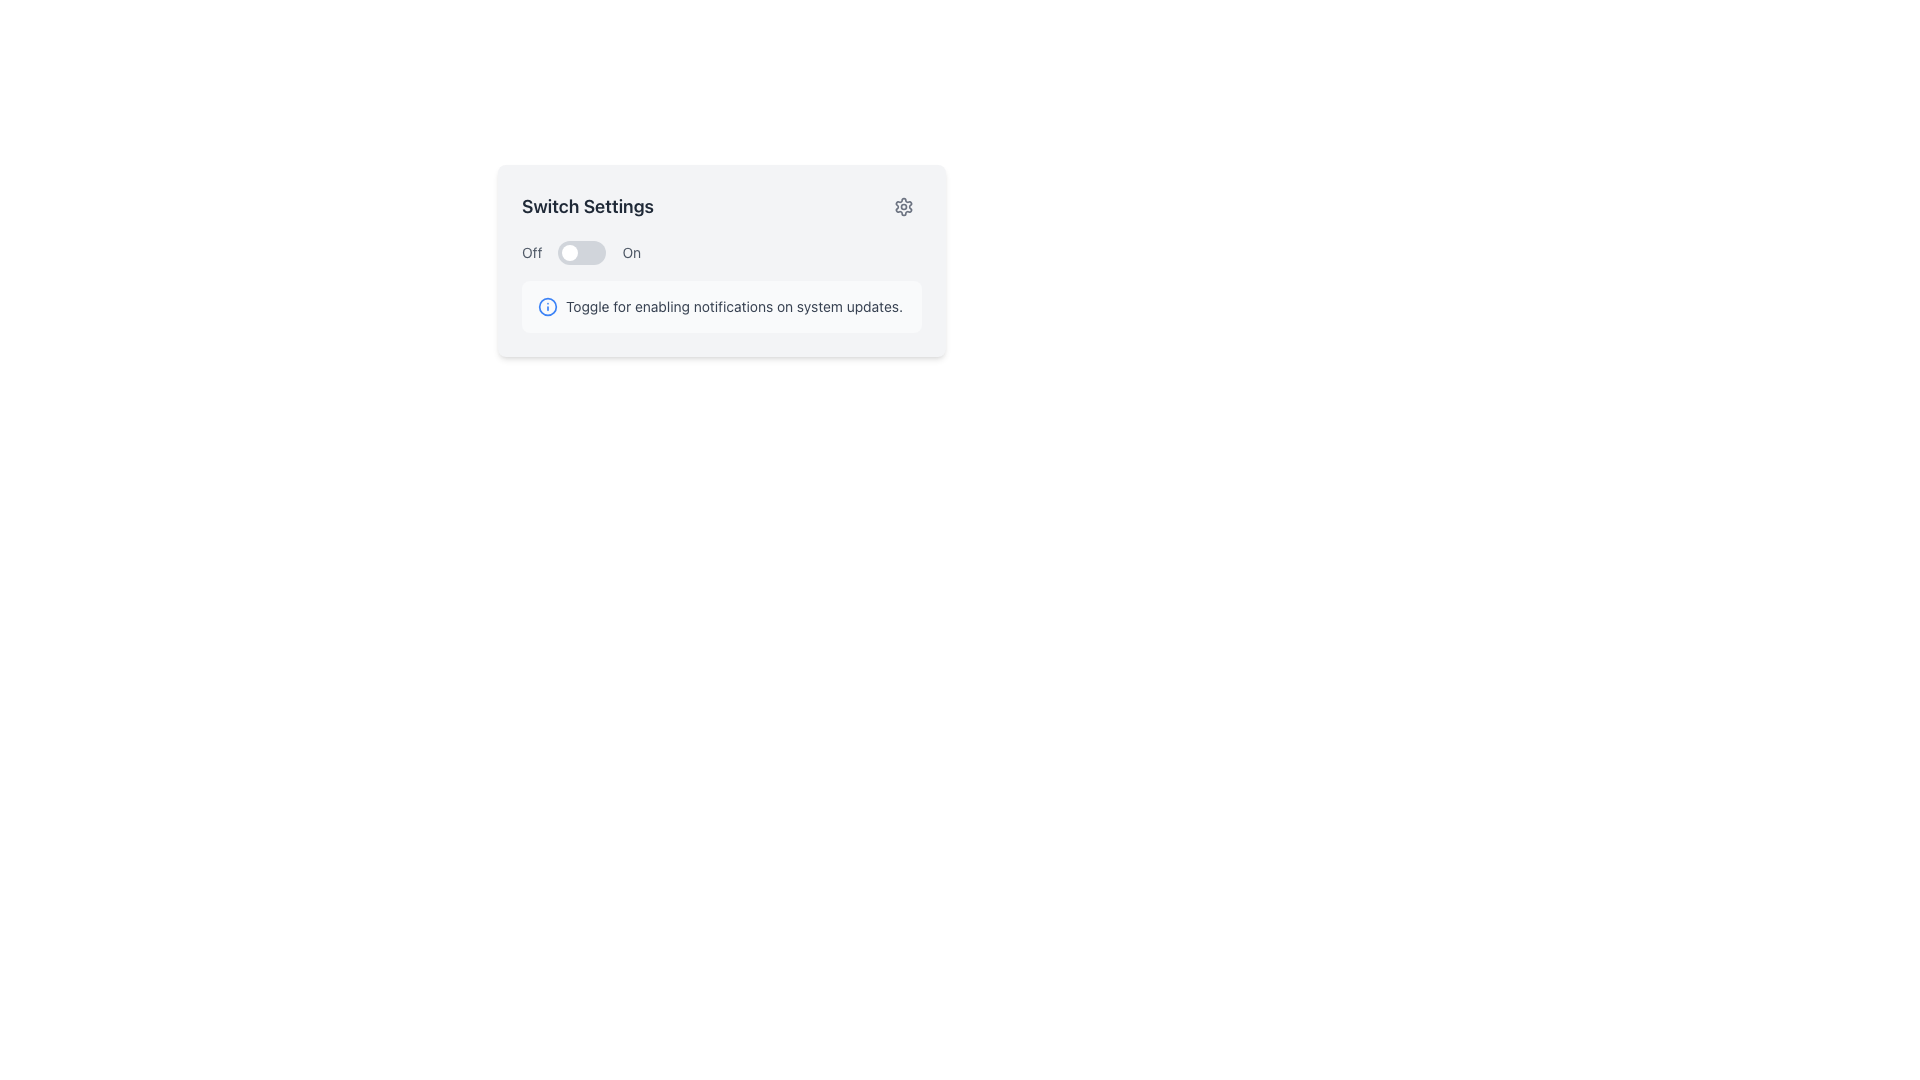  Describe the element at coordinates (902, 207) in the screenshot. I see `the settings icon located in the top-right corner of the 'Switch Settings' card` at that location.